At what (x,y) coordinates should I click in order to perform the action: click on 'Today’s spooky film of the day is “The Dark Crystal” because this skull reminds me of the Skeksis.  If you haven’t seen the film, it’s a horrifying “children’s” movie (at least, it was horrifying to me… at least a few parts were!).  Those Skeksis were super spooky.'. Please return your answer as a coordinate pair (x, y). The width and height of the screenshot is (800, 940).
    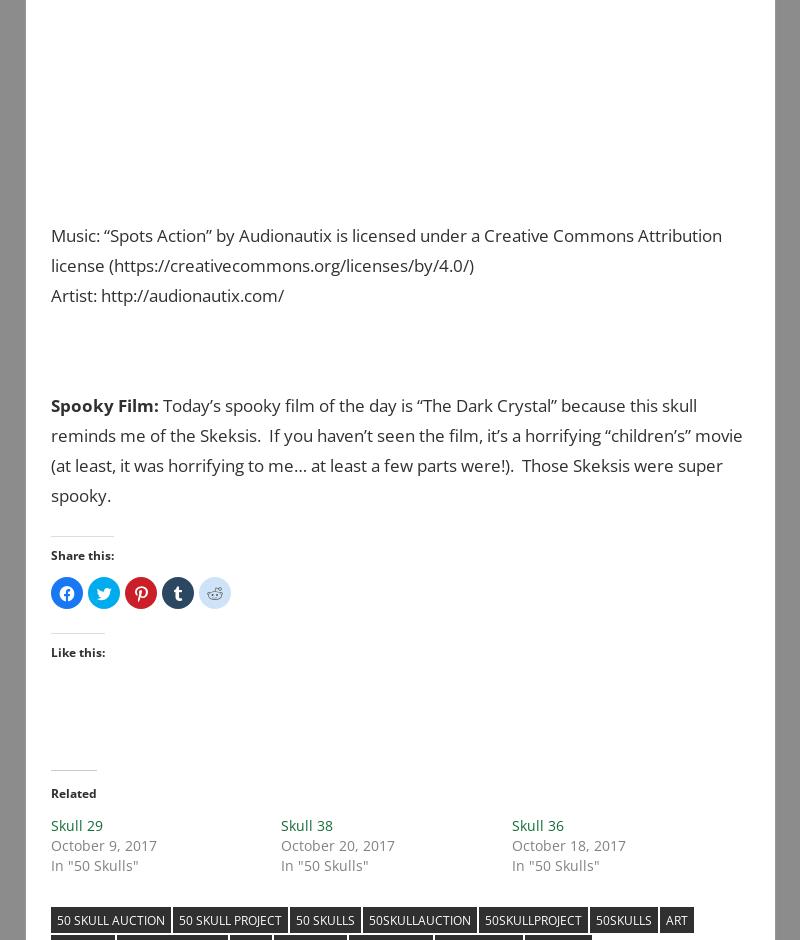
    Looking at the image, I should click on (395, 448).